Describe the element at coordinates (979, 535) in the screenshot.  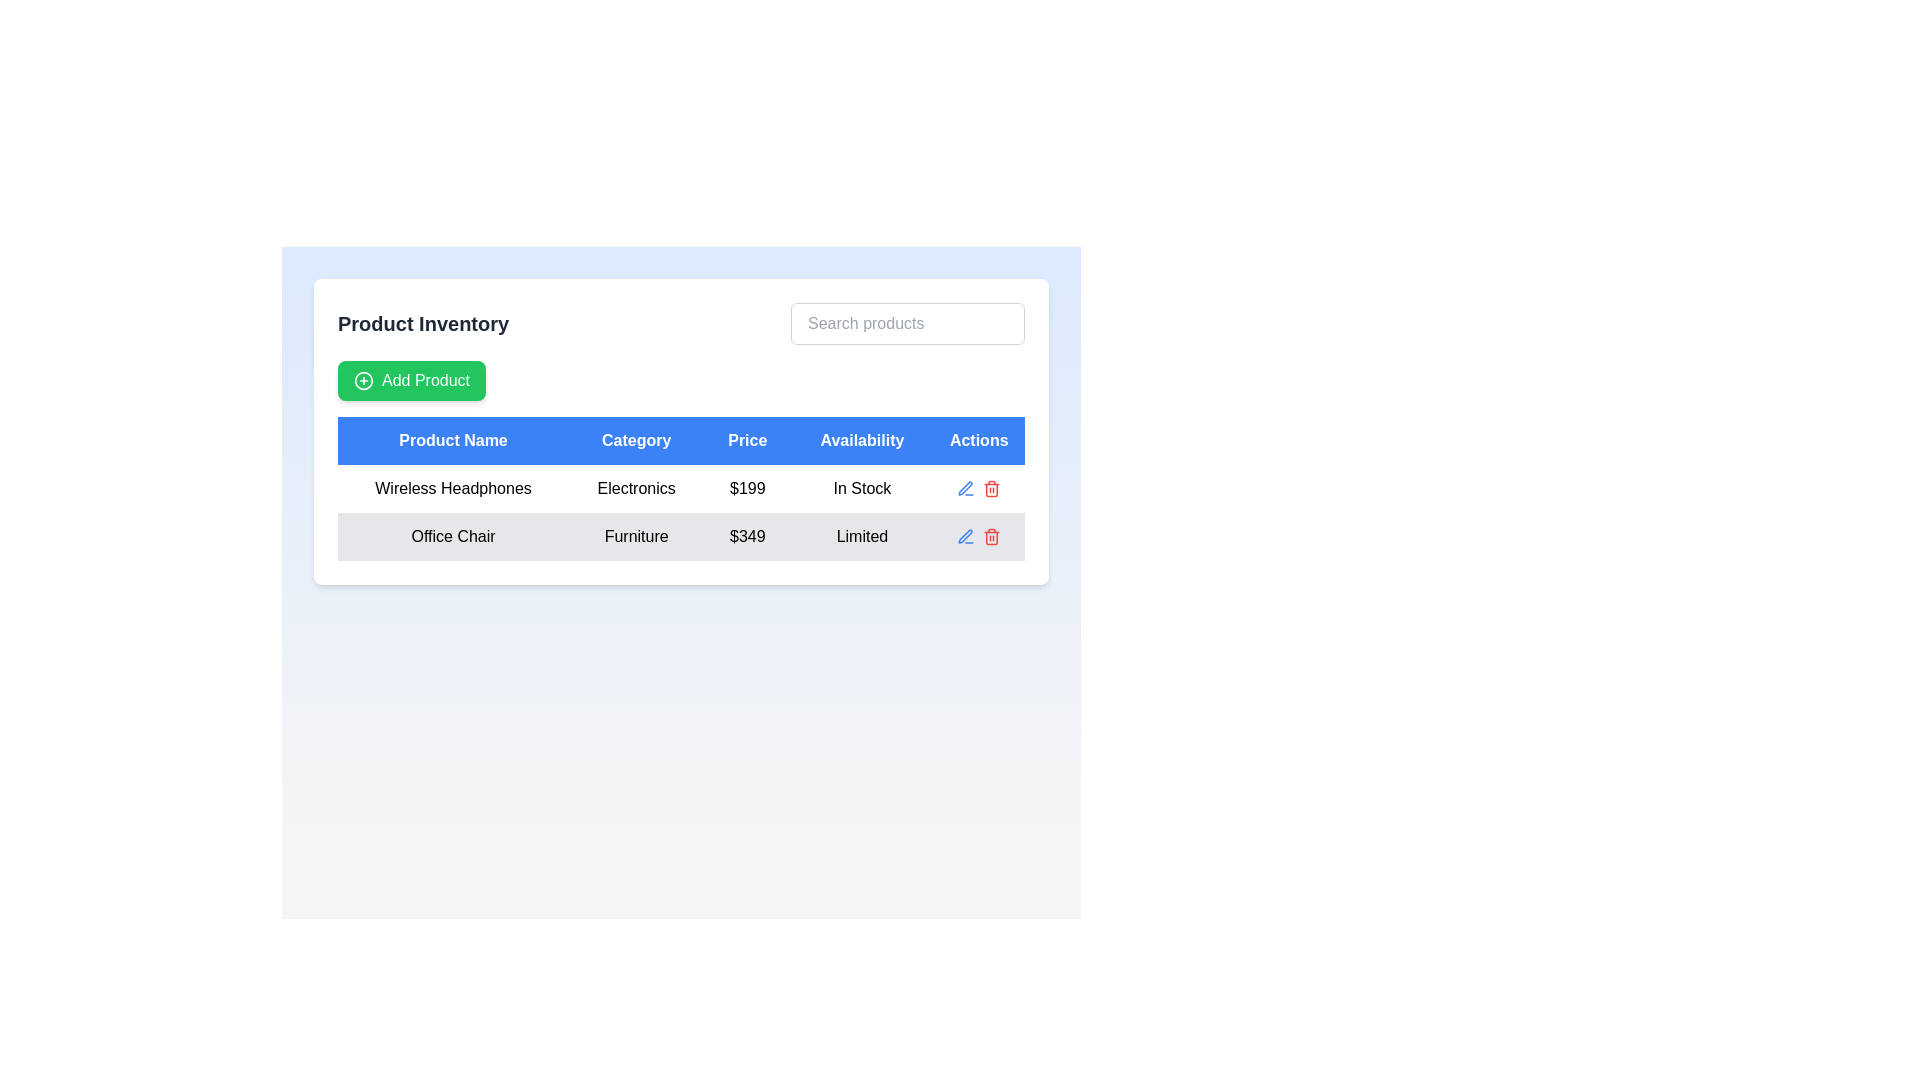
I see `the delete icon in the Interactive button group located in the 'Actions' column of the second row of the table, which corresponds to the 'Office Chair' product` at that location.